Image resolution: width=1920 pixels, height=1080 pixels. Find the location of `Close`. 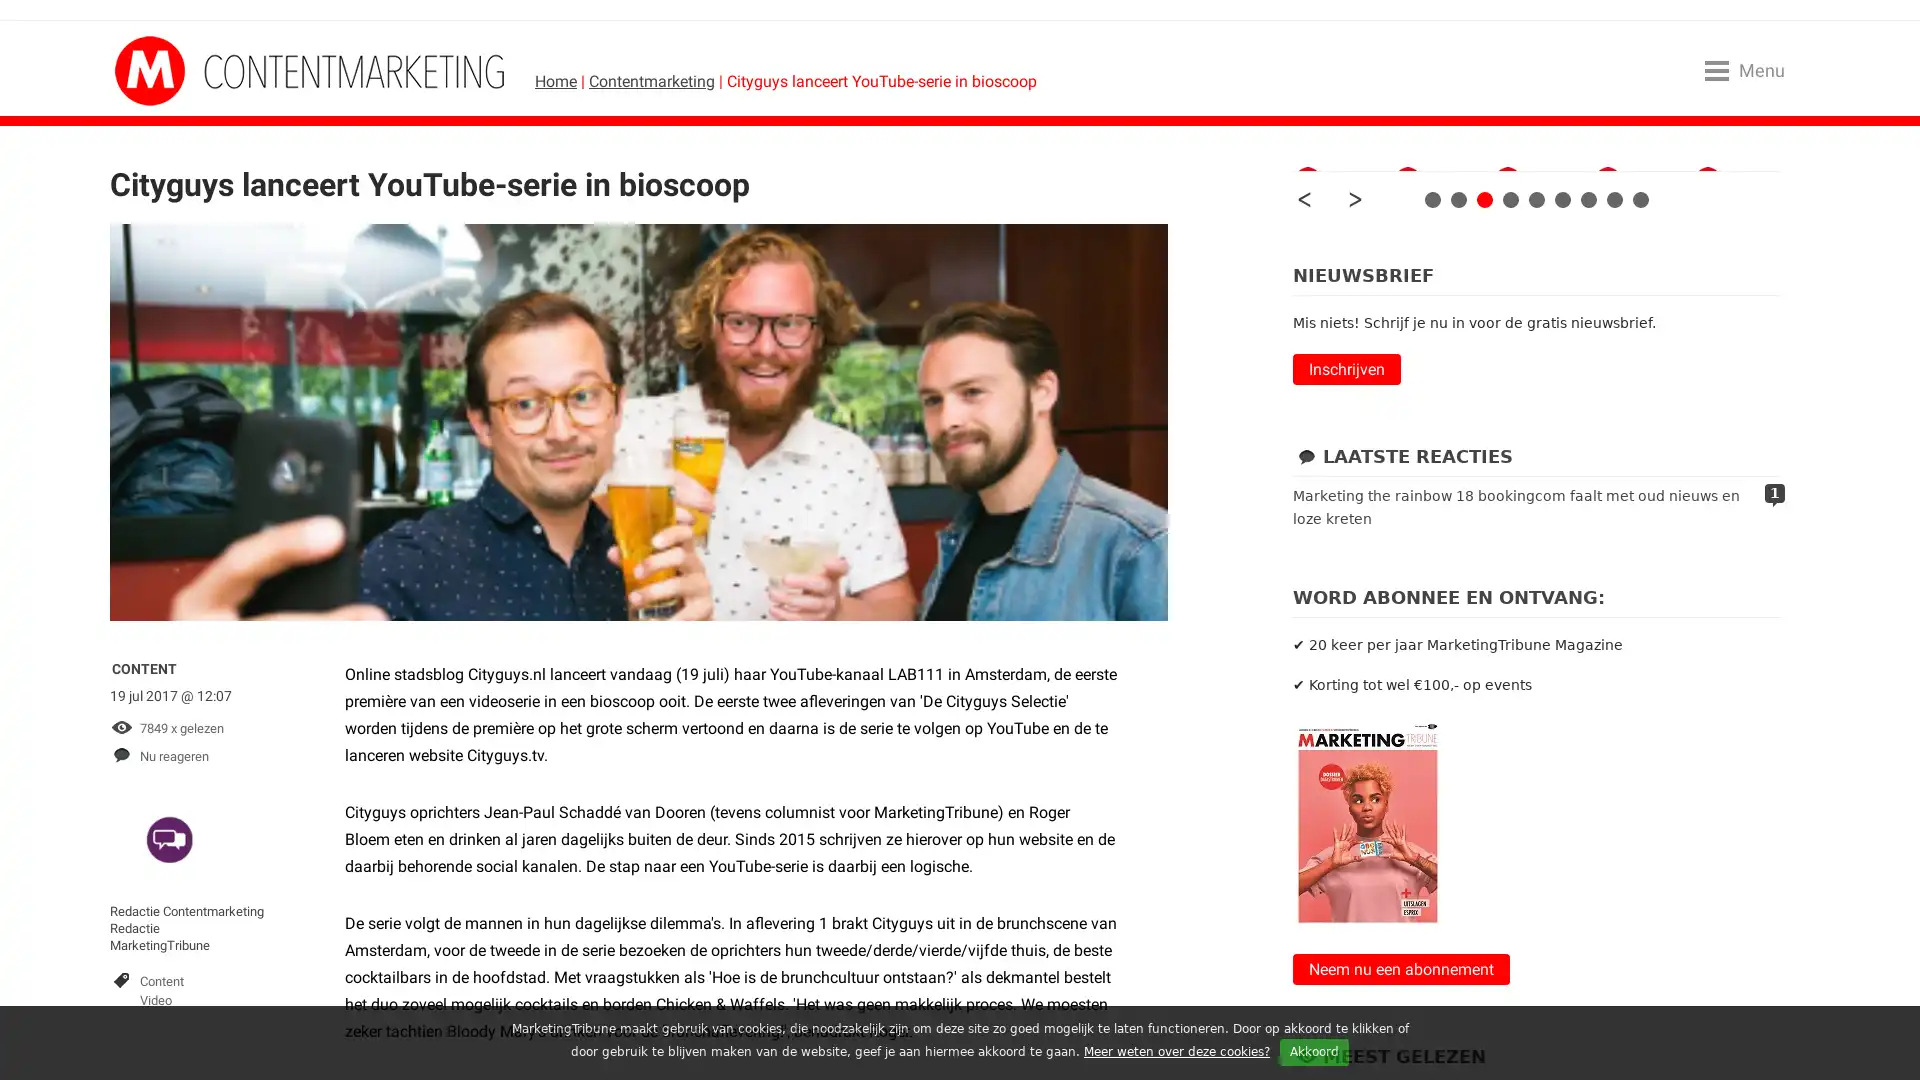

Close is located at coordinates (1899, 693).